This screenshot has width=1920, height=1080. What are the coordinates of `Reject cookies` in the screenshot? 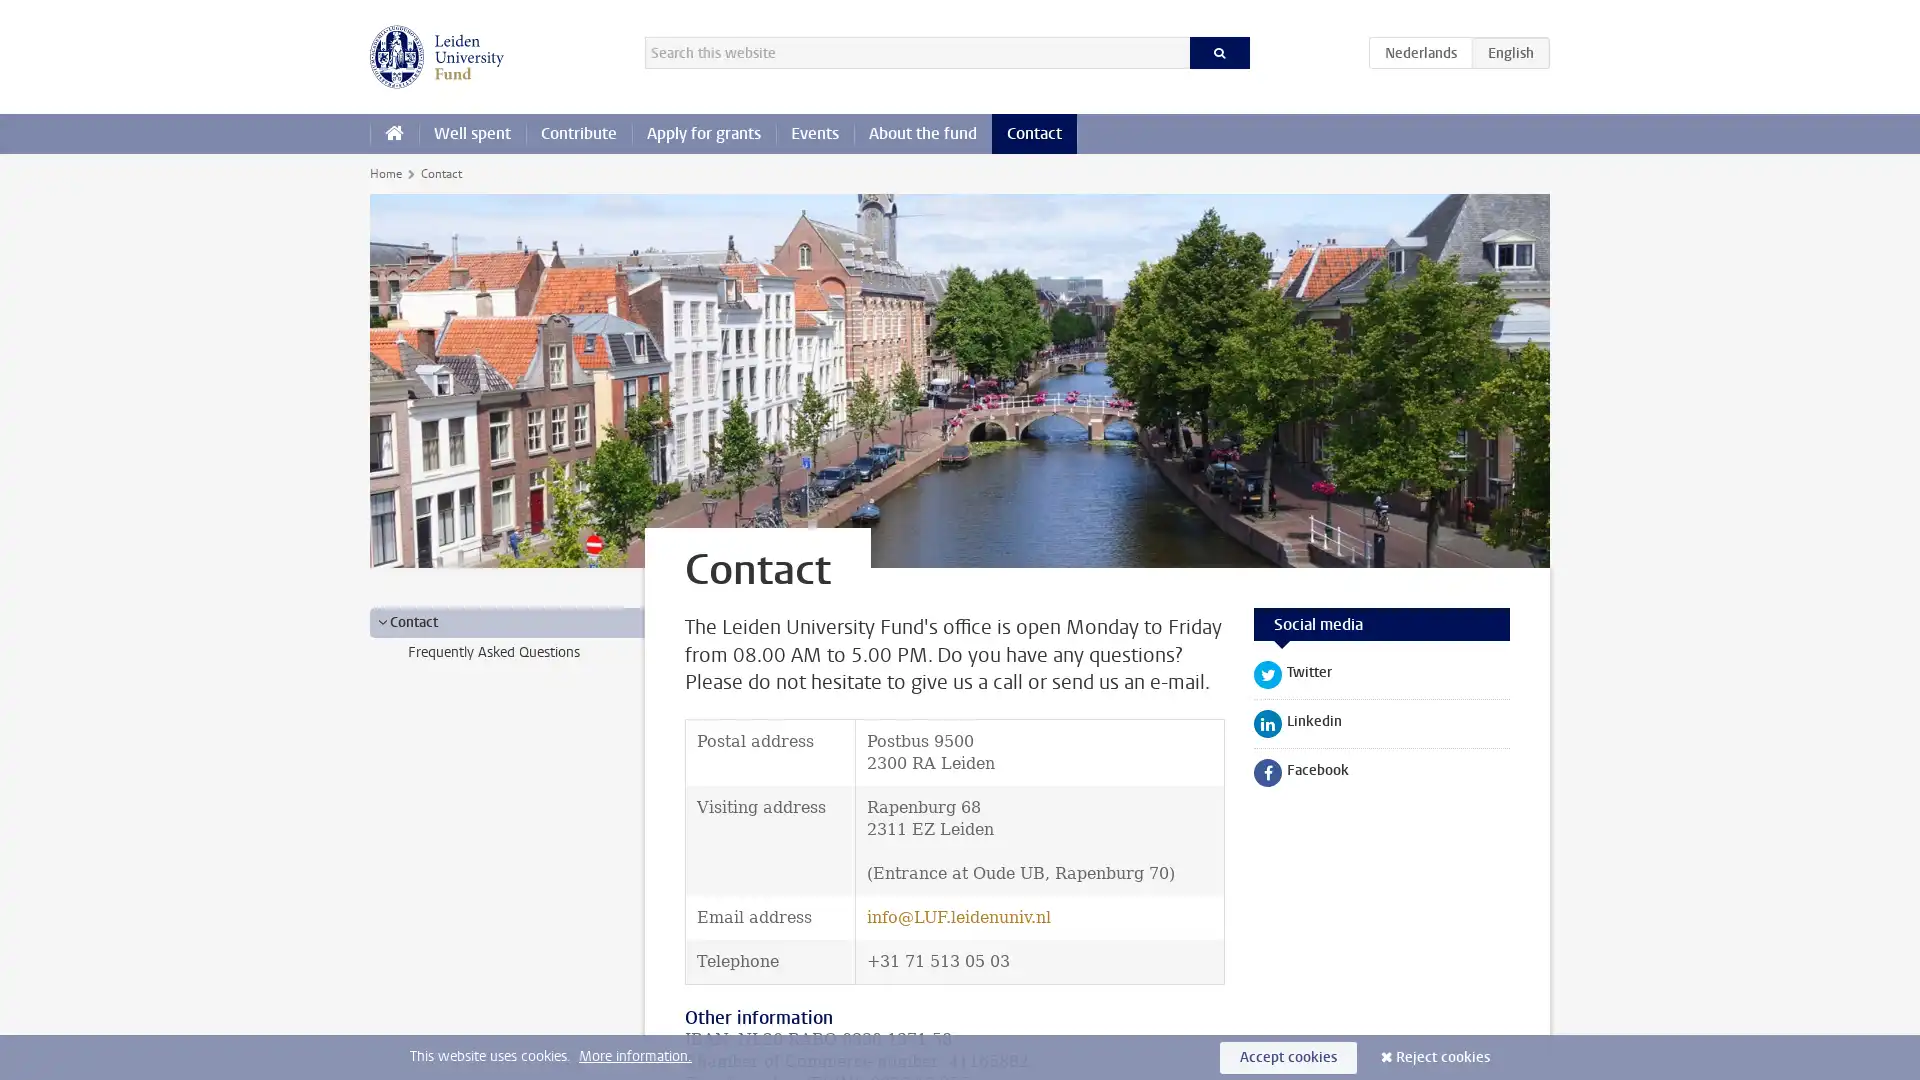 It's located at (1443, 1056).